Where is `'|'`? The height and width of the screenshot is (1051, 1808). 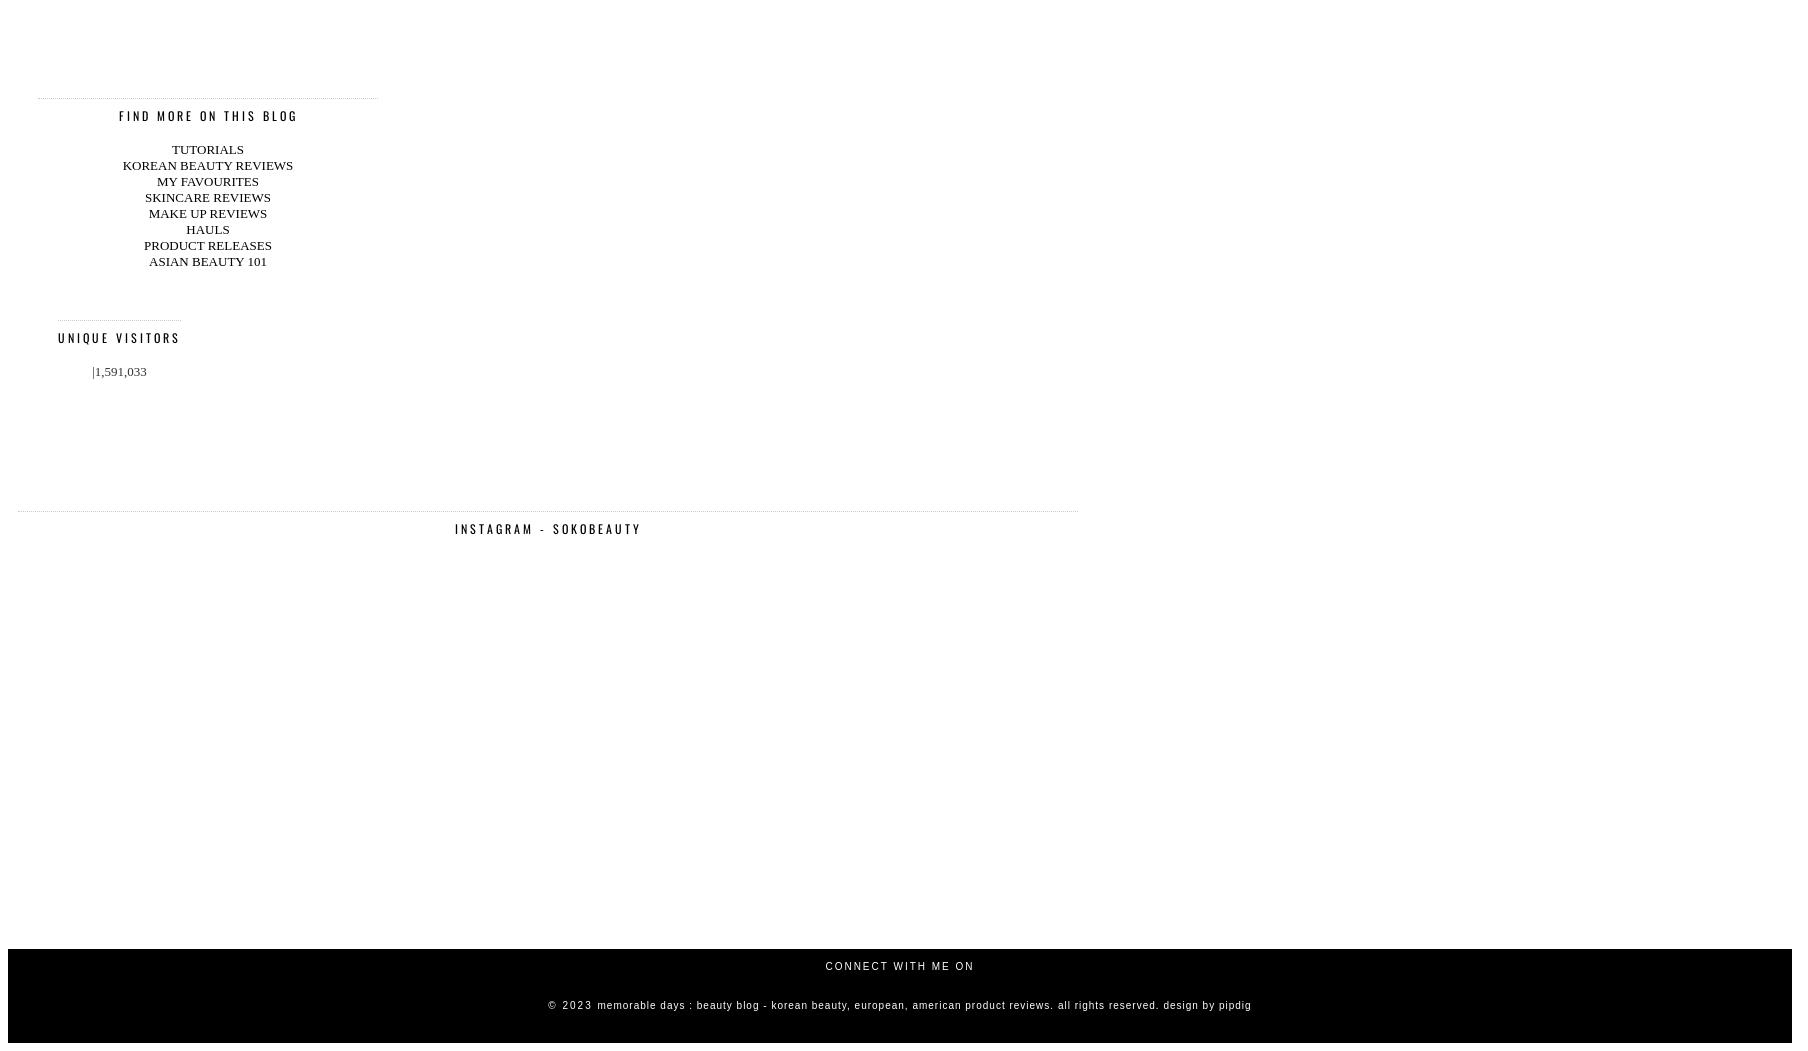
'|' is located at coordinates (91, 132).